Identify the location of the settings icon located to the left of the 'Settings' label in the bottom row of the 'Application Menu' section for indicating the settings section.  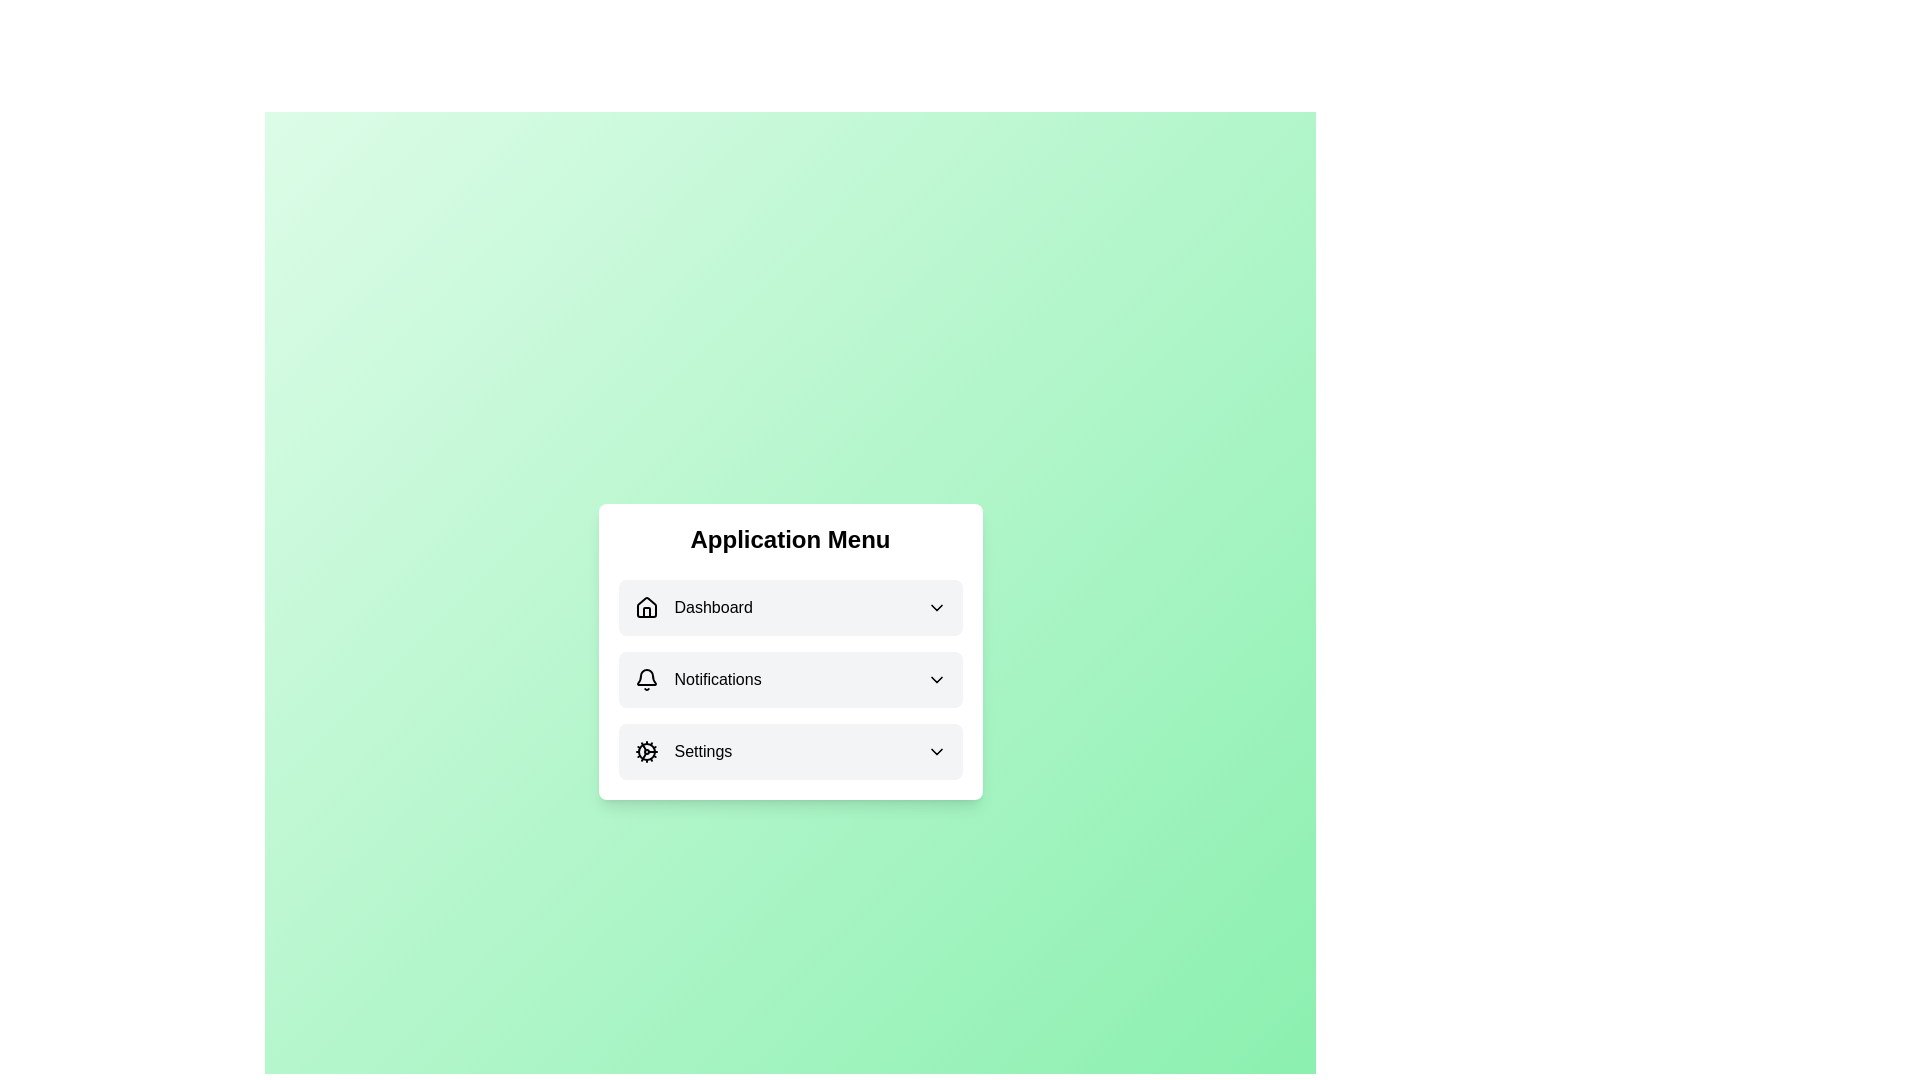
(646, 752).